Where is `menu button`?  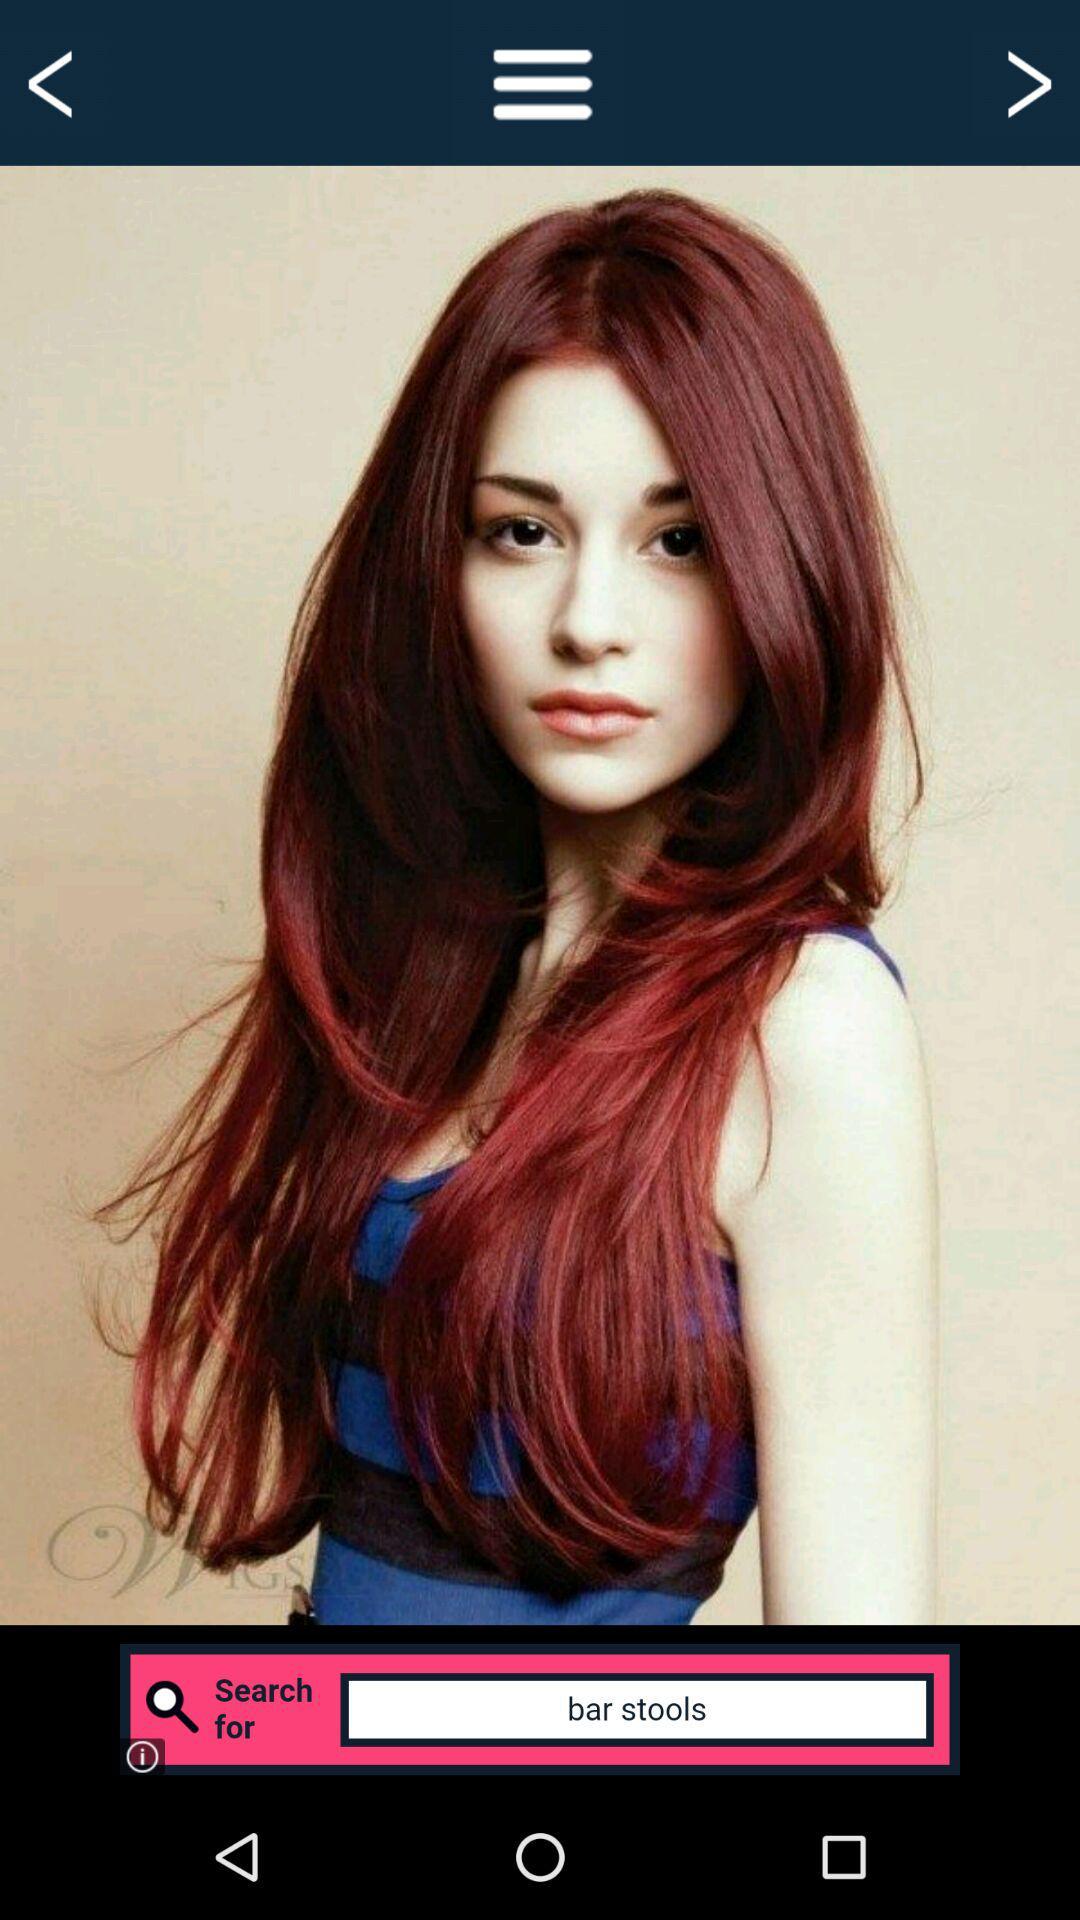 menu button is located at coordinates (540, 81).